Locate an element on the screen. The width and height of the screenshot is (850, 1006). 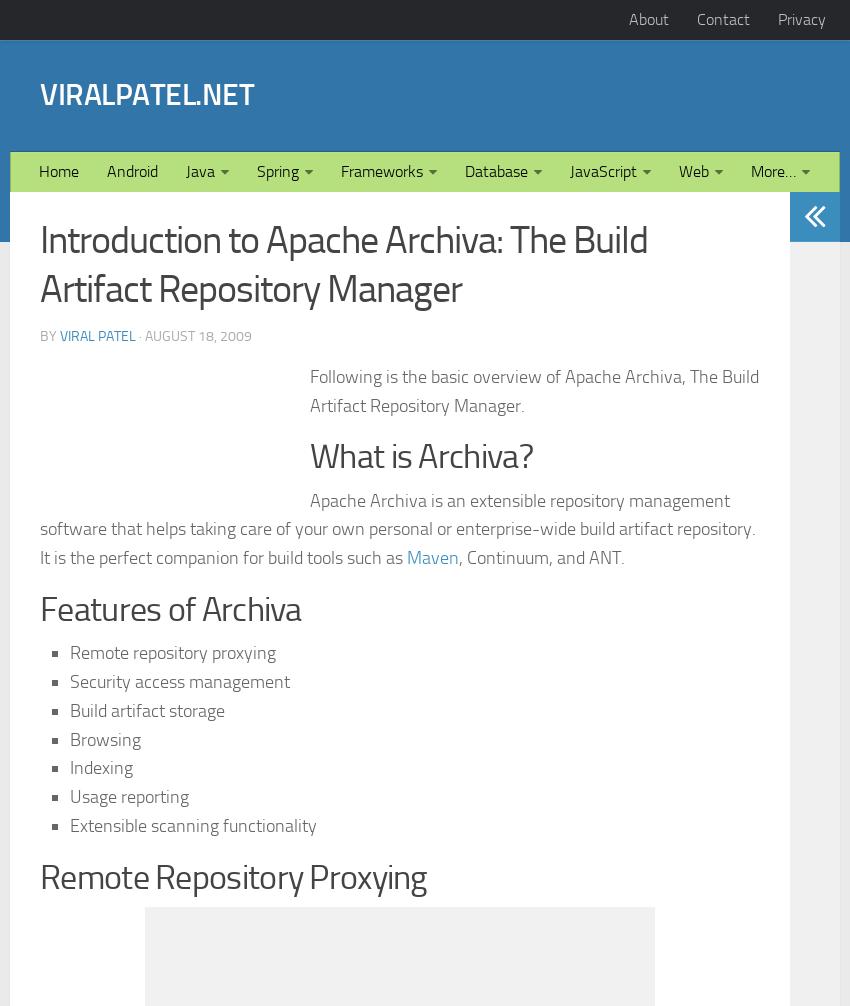
'Features of Archiva' is located at coordinates (39, 887).